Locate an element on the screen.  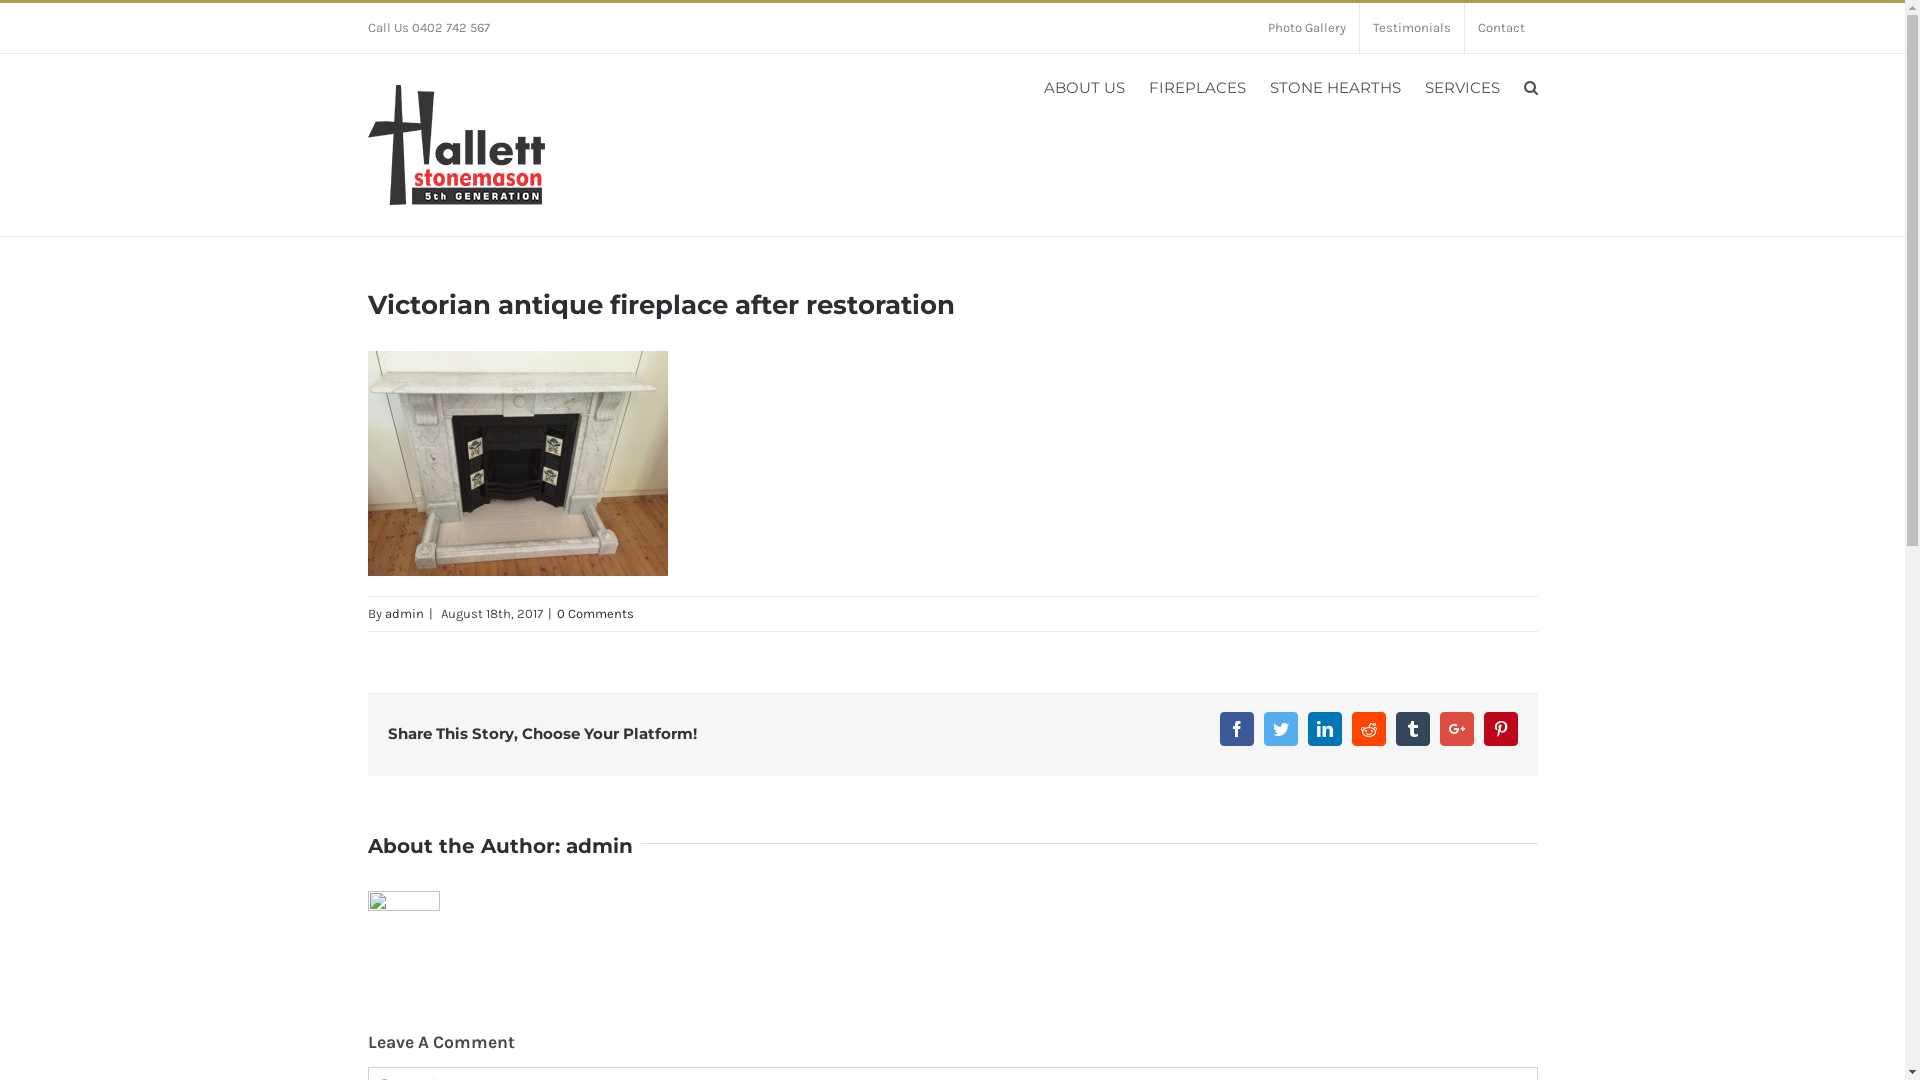
'Linkedin' is located at coordinates (1308, 729).